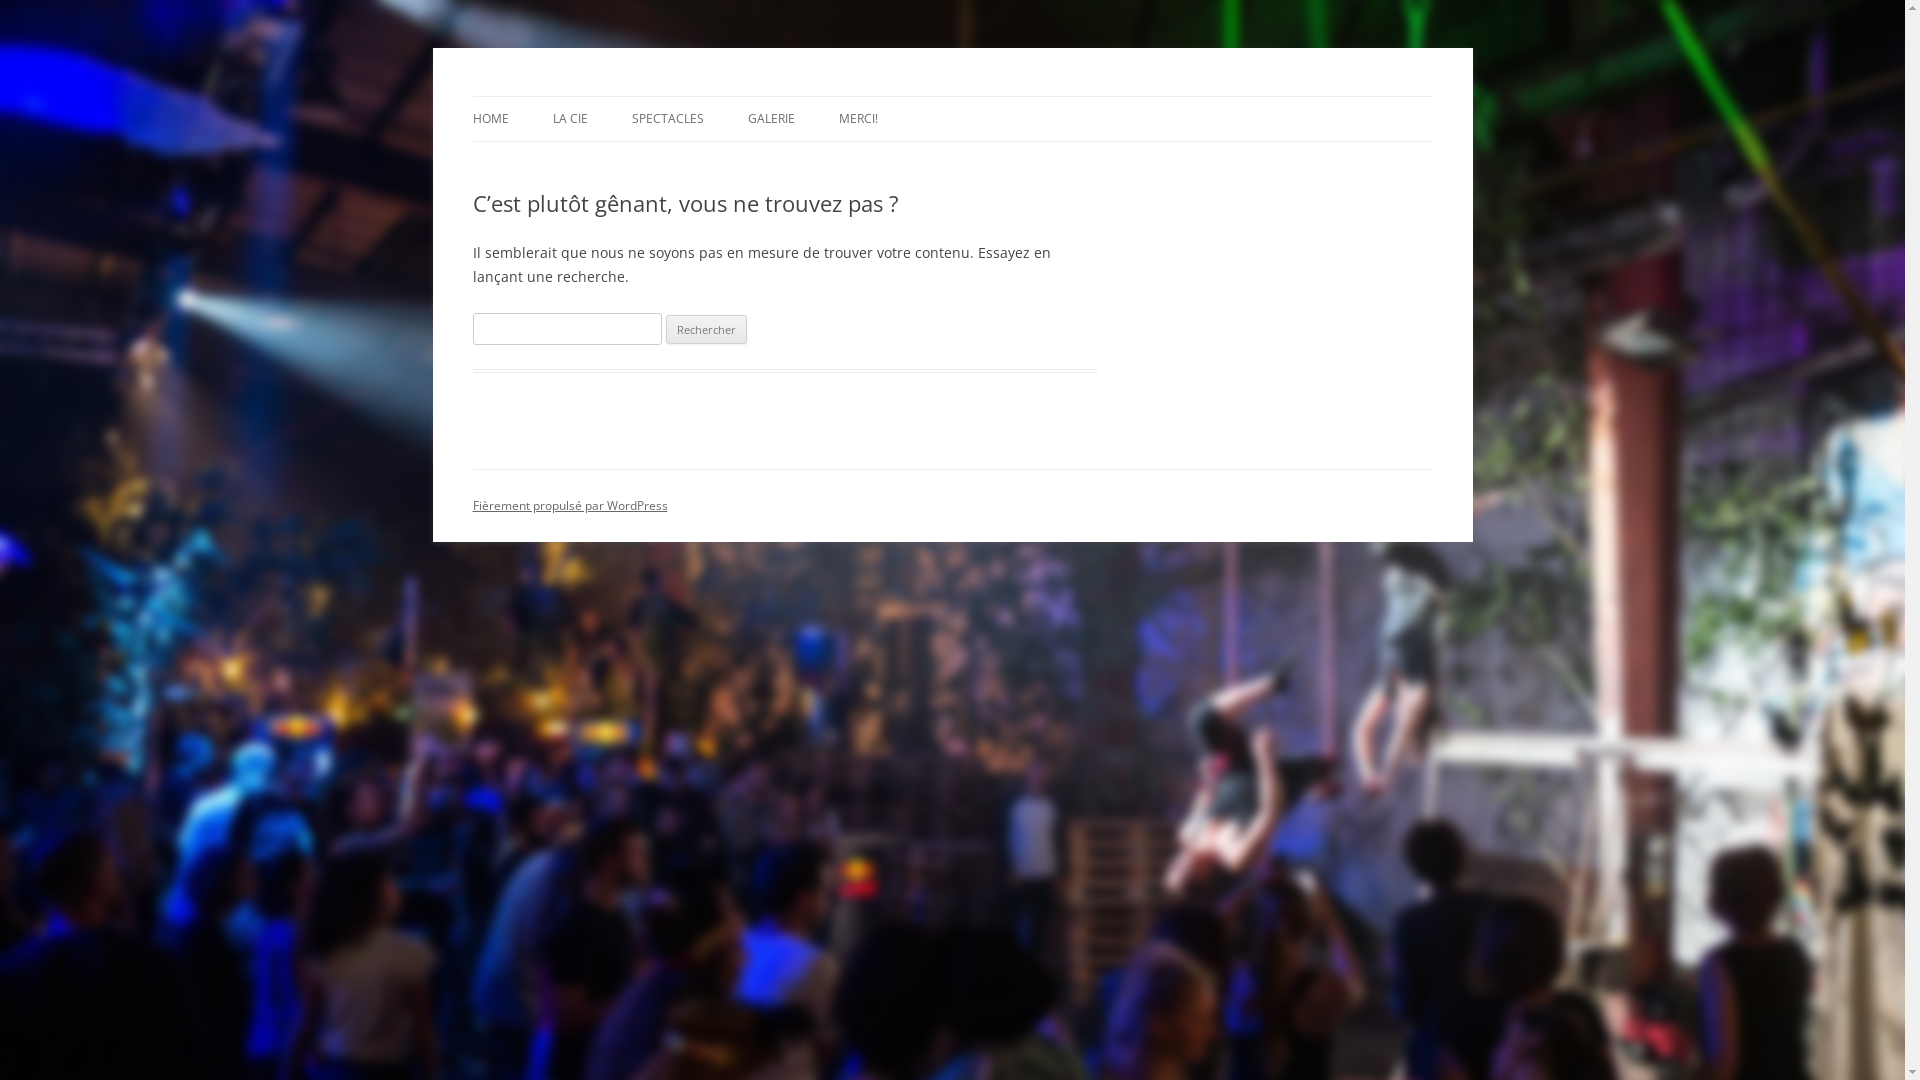  I want to click on 'Aller au contenu', so click(950, 96).